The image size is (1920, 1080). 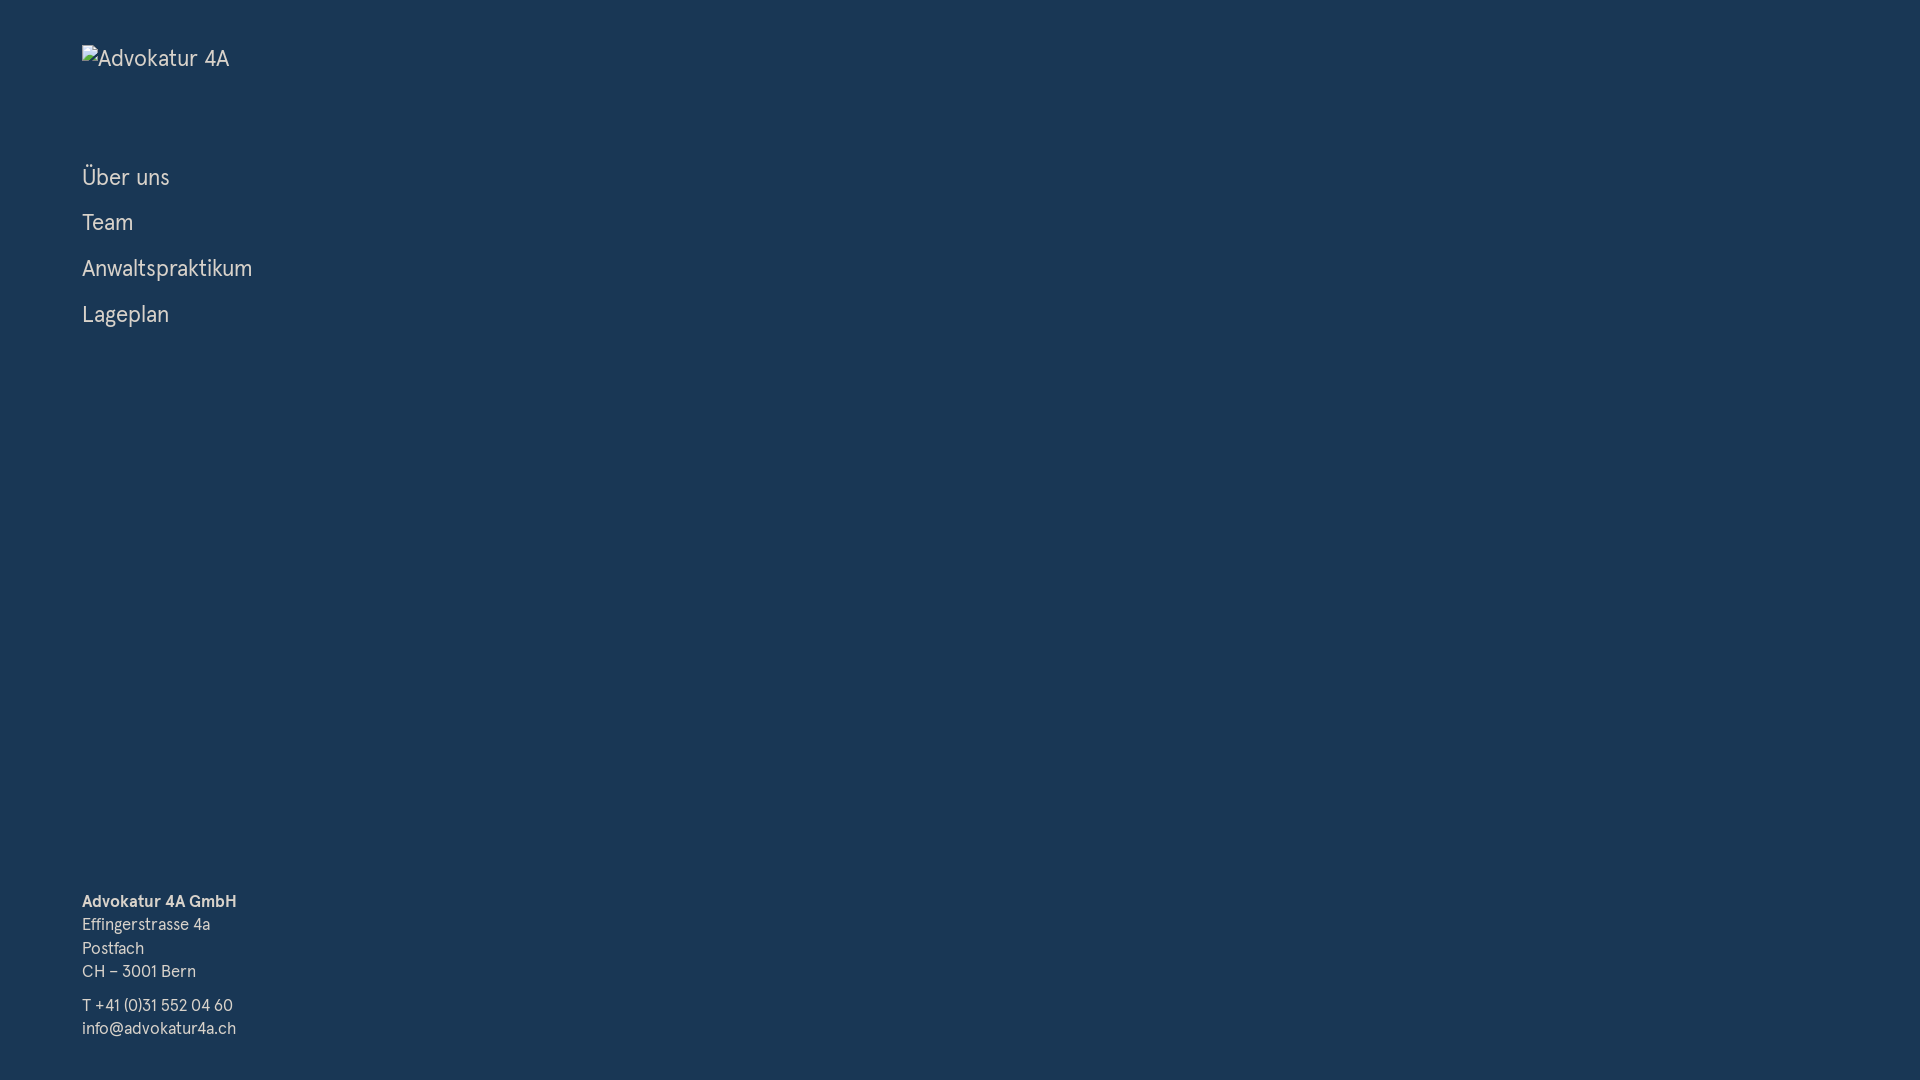 I want to click on 'Anwaltspraktikum', so click(x=167, y=268).